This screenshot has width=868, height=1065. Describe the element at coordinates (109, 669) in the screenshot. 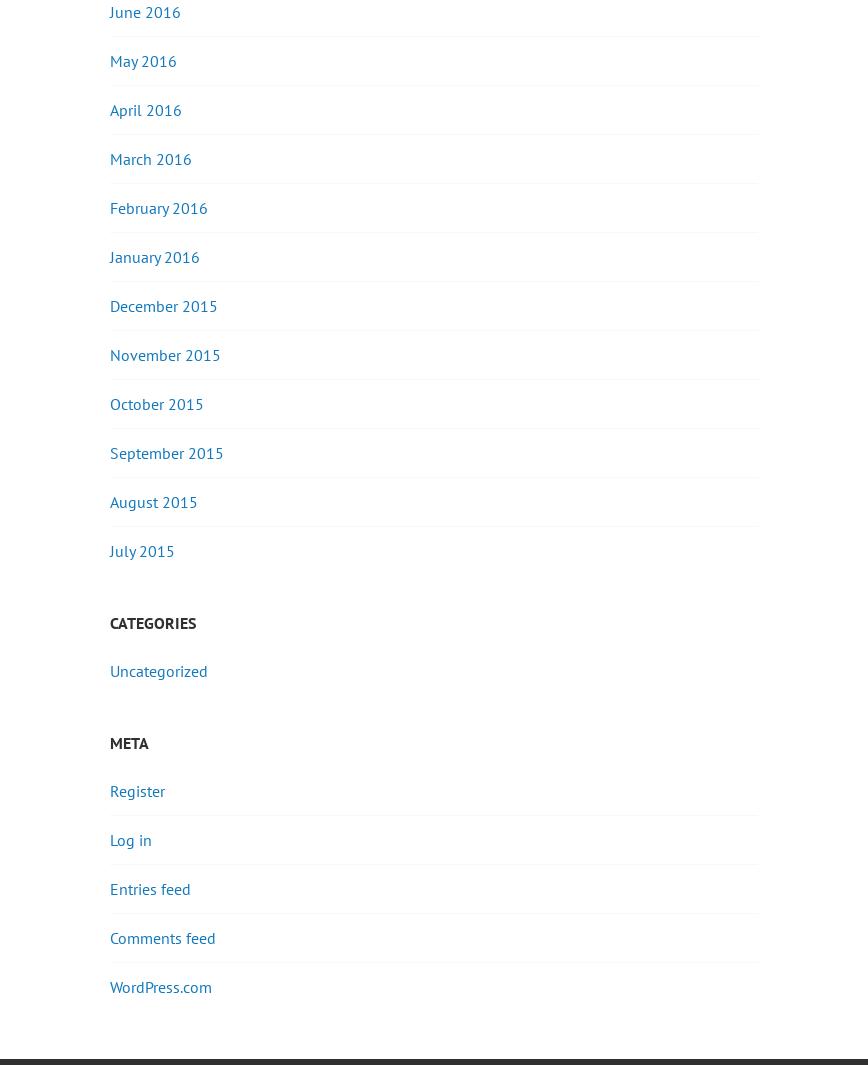

I see `'Uncategorized'` at that location.